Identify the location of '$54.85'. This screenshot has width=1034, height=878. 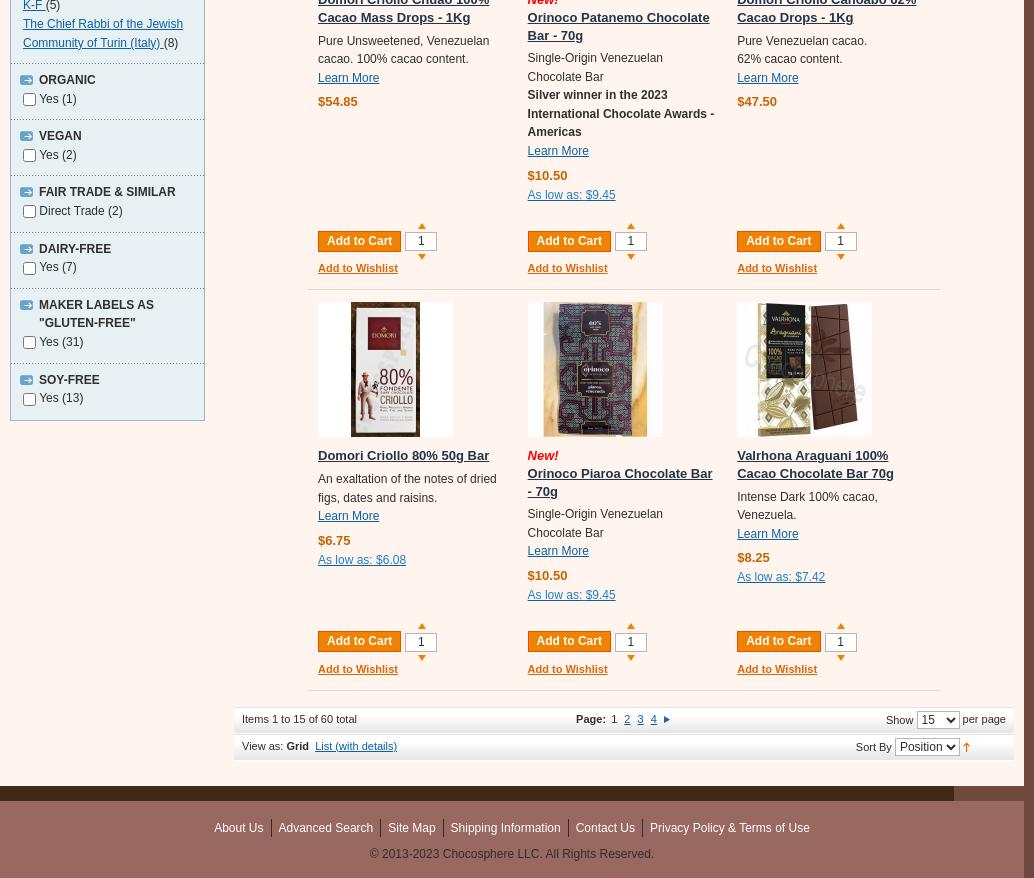
(336, 100).